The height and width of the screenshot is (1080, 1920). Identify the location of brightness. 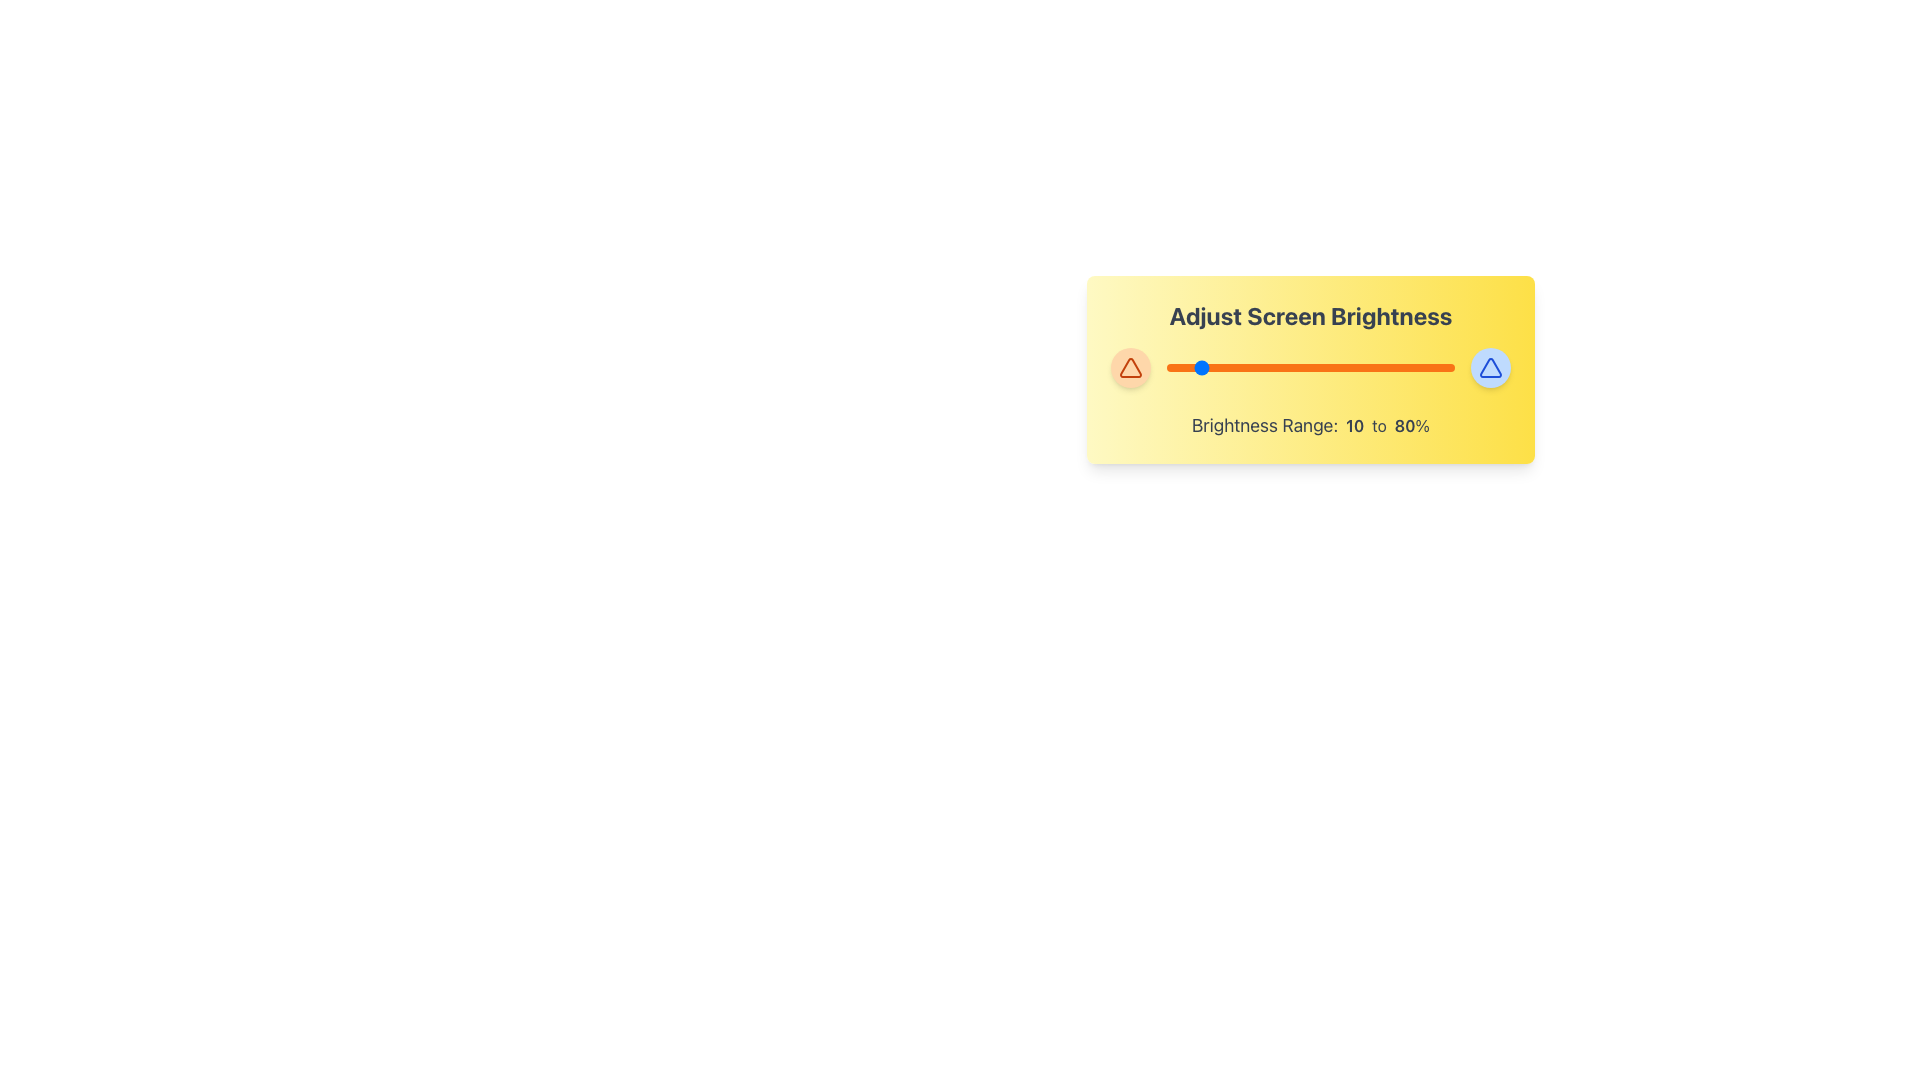
(1240, 367).